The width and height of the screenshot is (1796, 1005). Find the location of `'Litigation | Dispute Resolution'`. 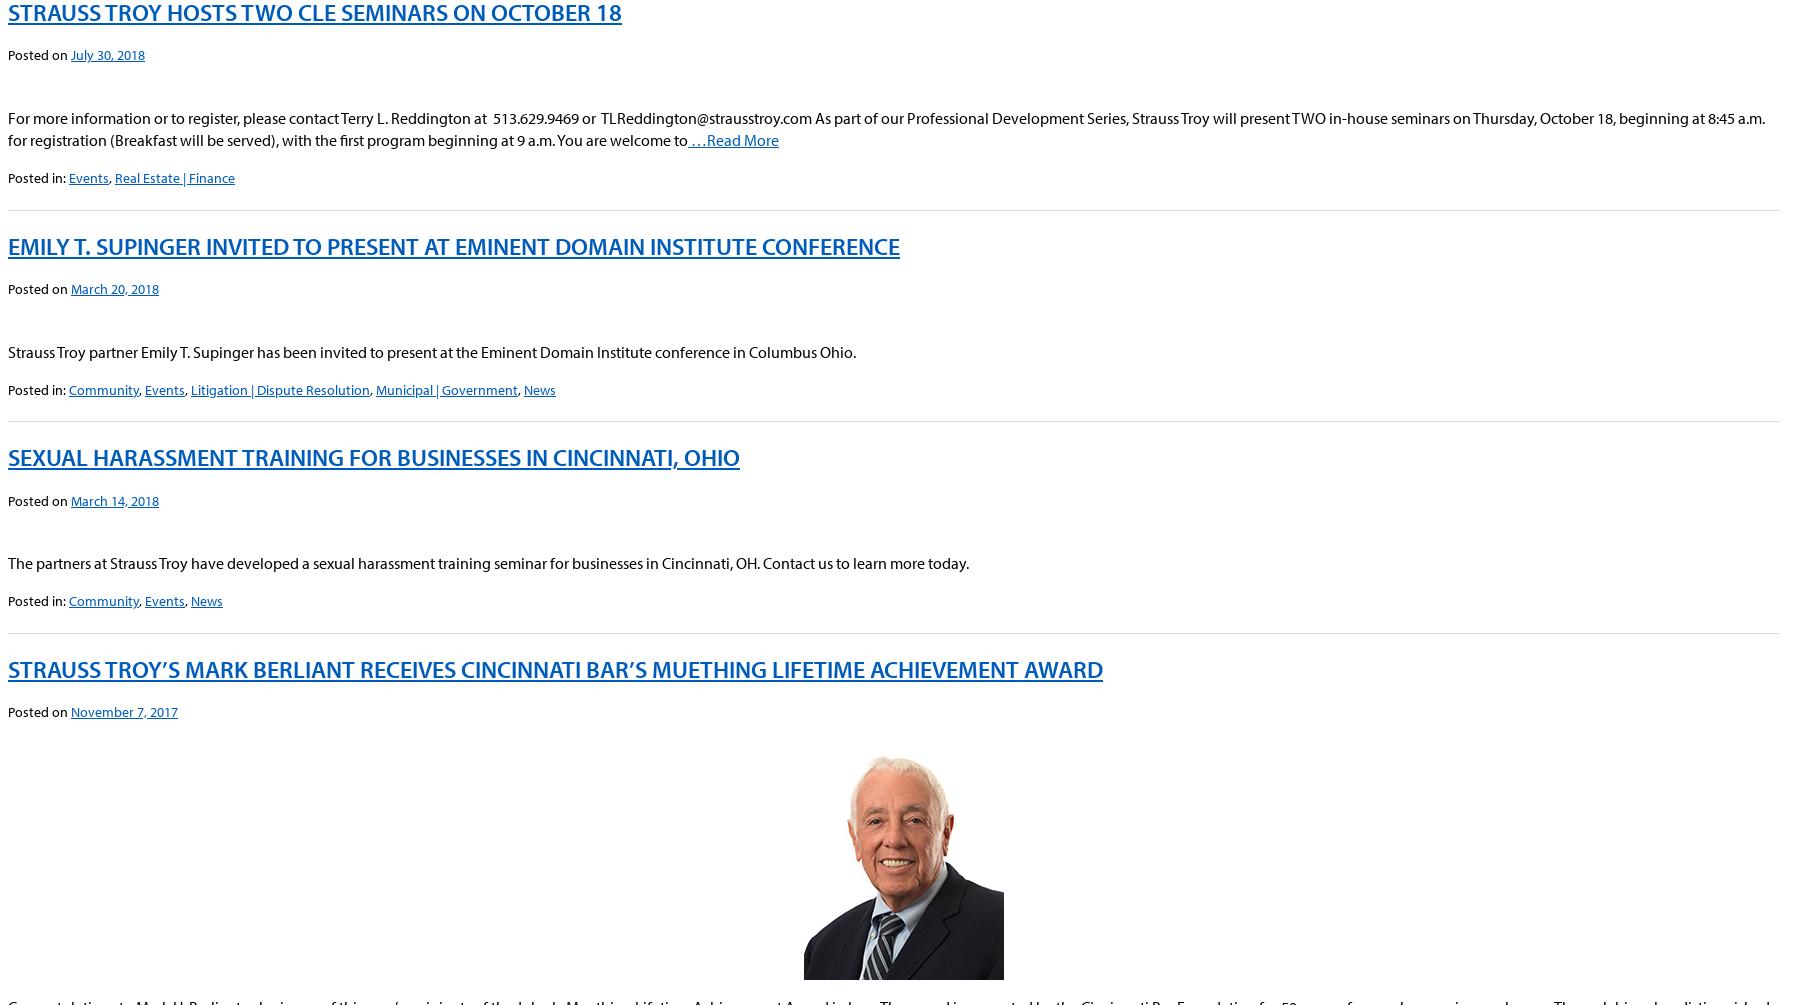

'Litigation | Dispute Resolution' is located at coordinates (280, 389).